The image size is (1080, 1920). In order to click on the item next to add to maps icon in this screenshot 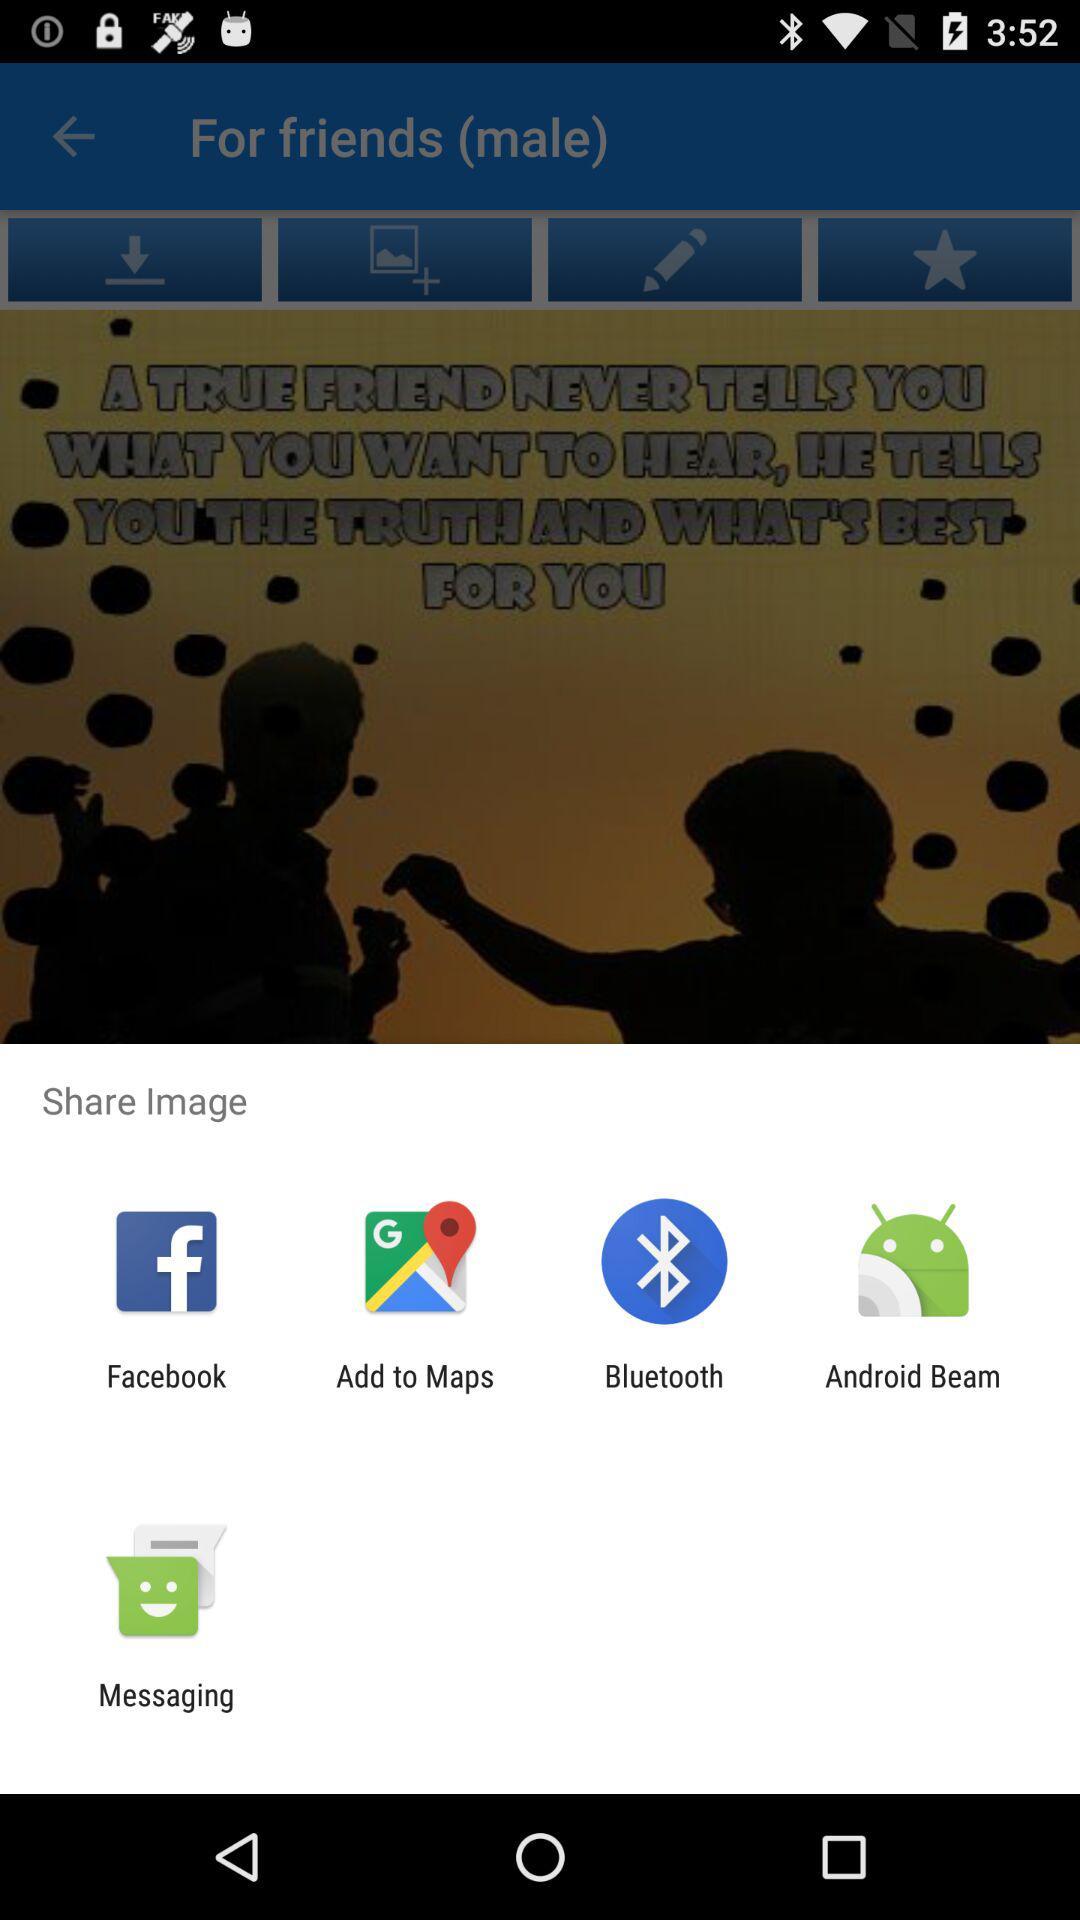, I will do `click(165, 1392)`.